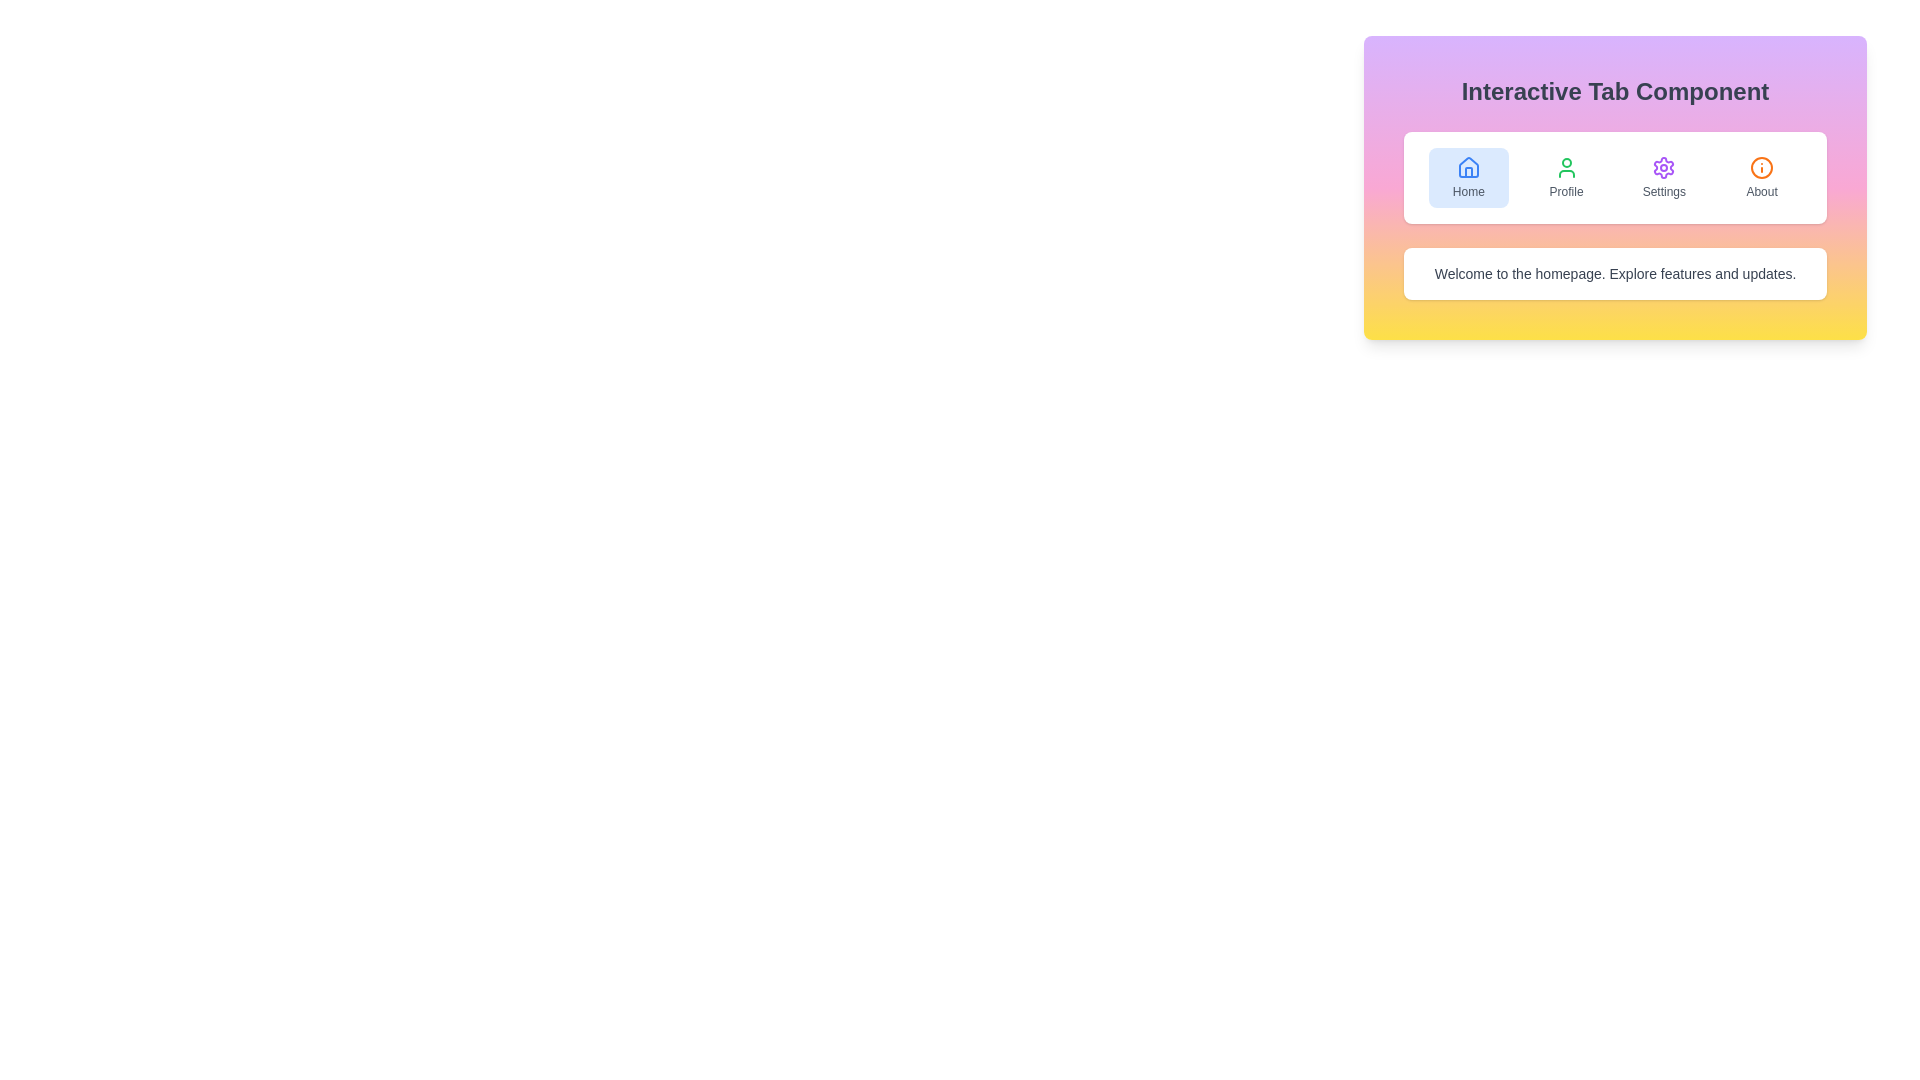 The image size is (1920, 1080). What do you see at coordinates (1565, 176) in the screenshot?
I see `the tab button labeled Profile to view its hover effect` at bounding box center [1565, 176].